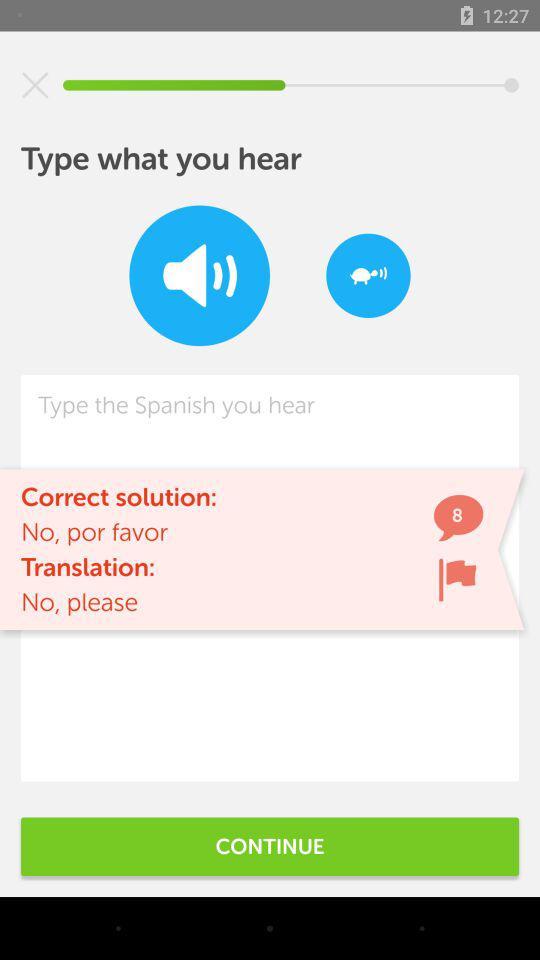 This screenshot has width=540, height=960. I want to click on flogging, so click(457, 579).